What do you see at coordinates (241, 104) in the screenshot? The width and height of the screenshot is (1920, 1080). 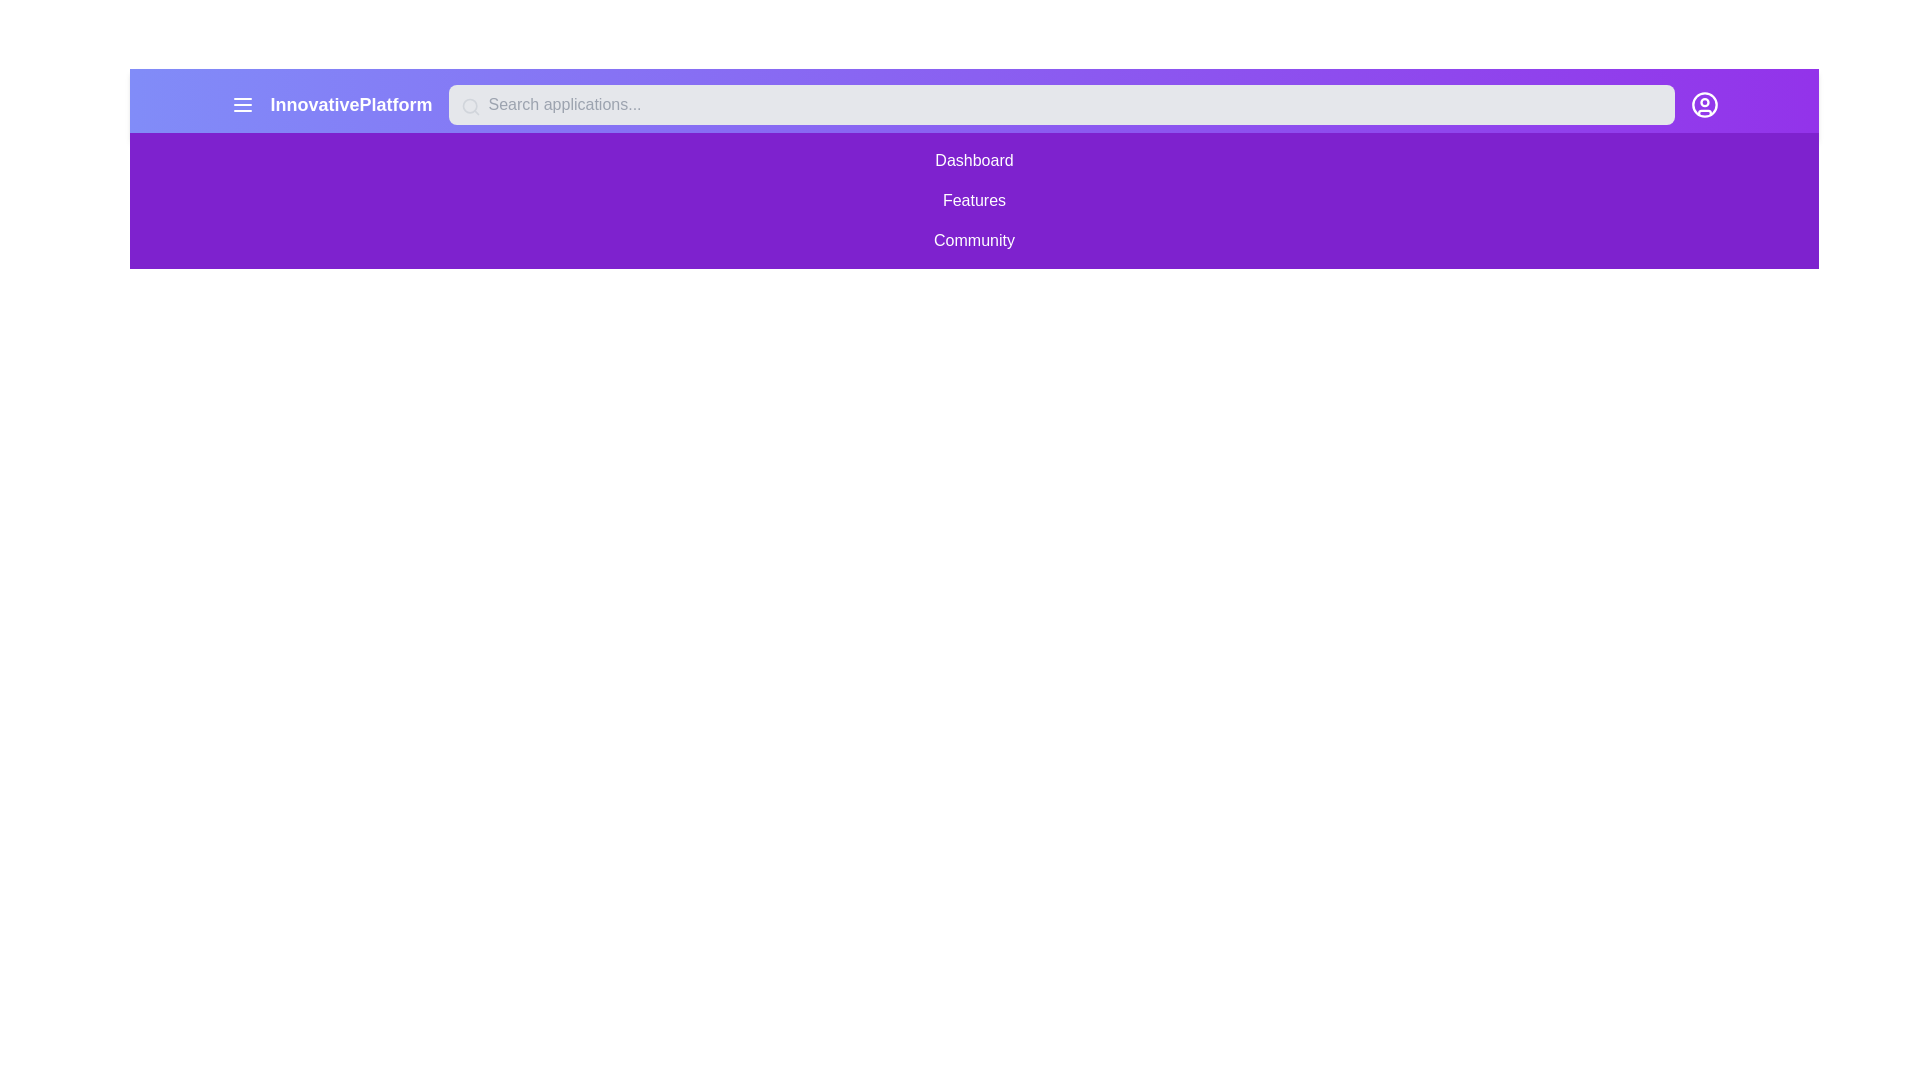 I see `the menu icon to toggle the menu visibility` at bounding box center [241, 104].